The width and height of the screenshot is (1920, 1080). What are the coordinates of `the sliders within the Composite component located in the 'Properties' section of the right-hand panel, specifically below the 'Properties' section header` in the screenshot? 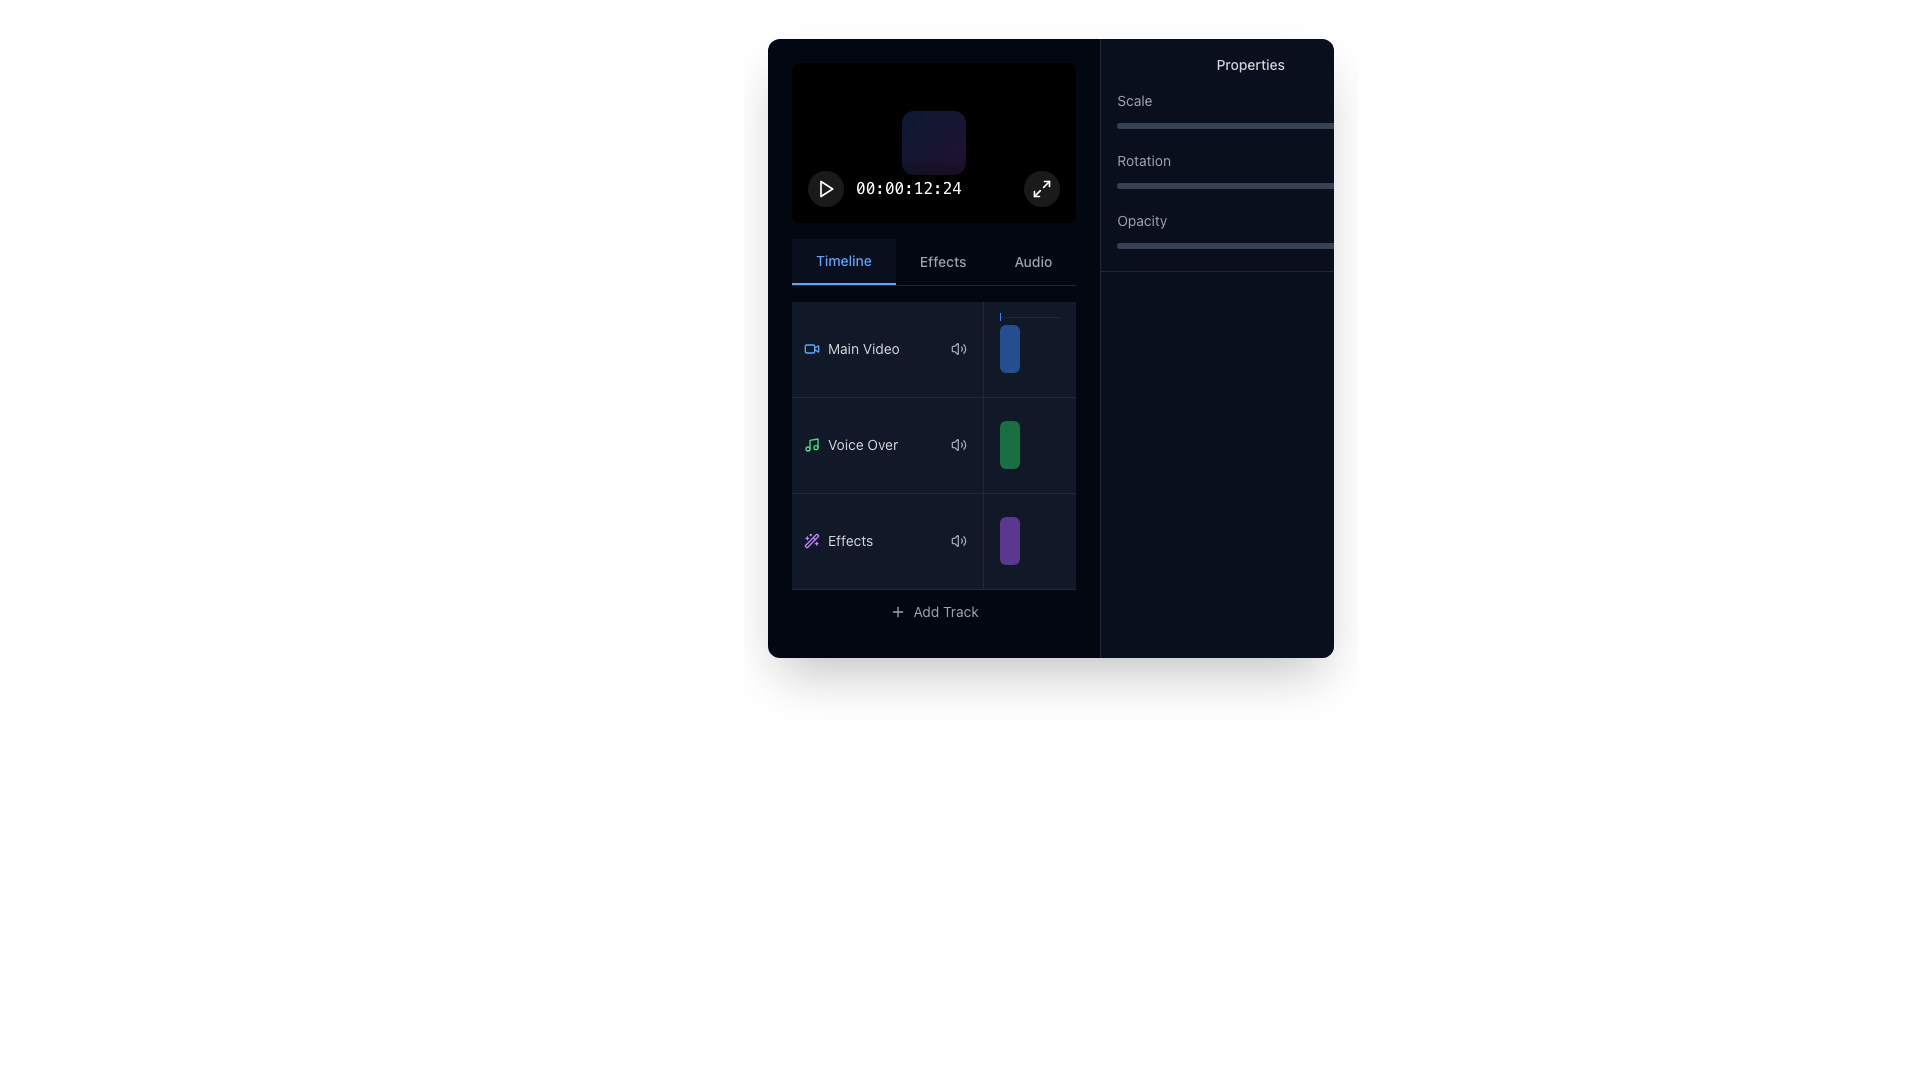 It's located at (1248, 172).